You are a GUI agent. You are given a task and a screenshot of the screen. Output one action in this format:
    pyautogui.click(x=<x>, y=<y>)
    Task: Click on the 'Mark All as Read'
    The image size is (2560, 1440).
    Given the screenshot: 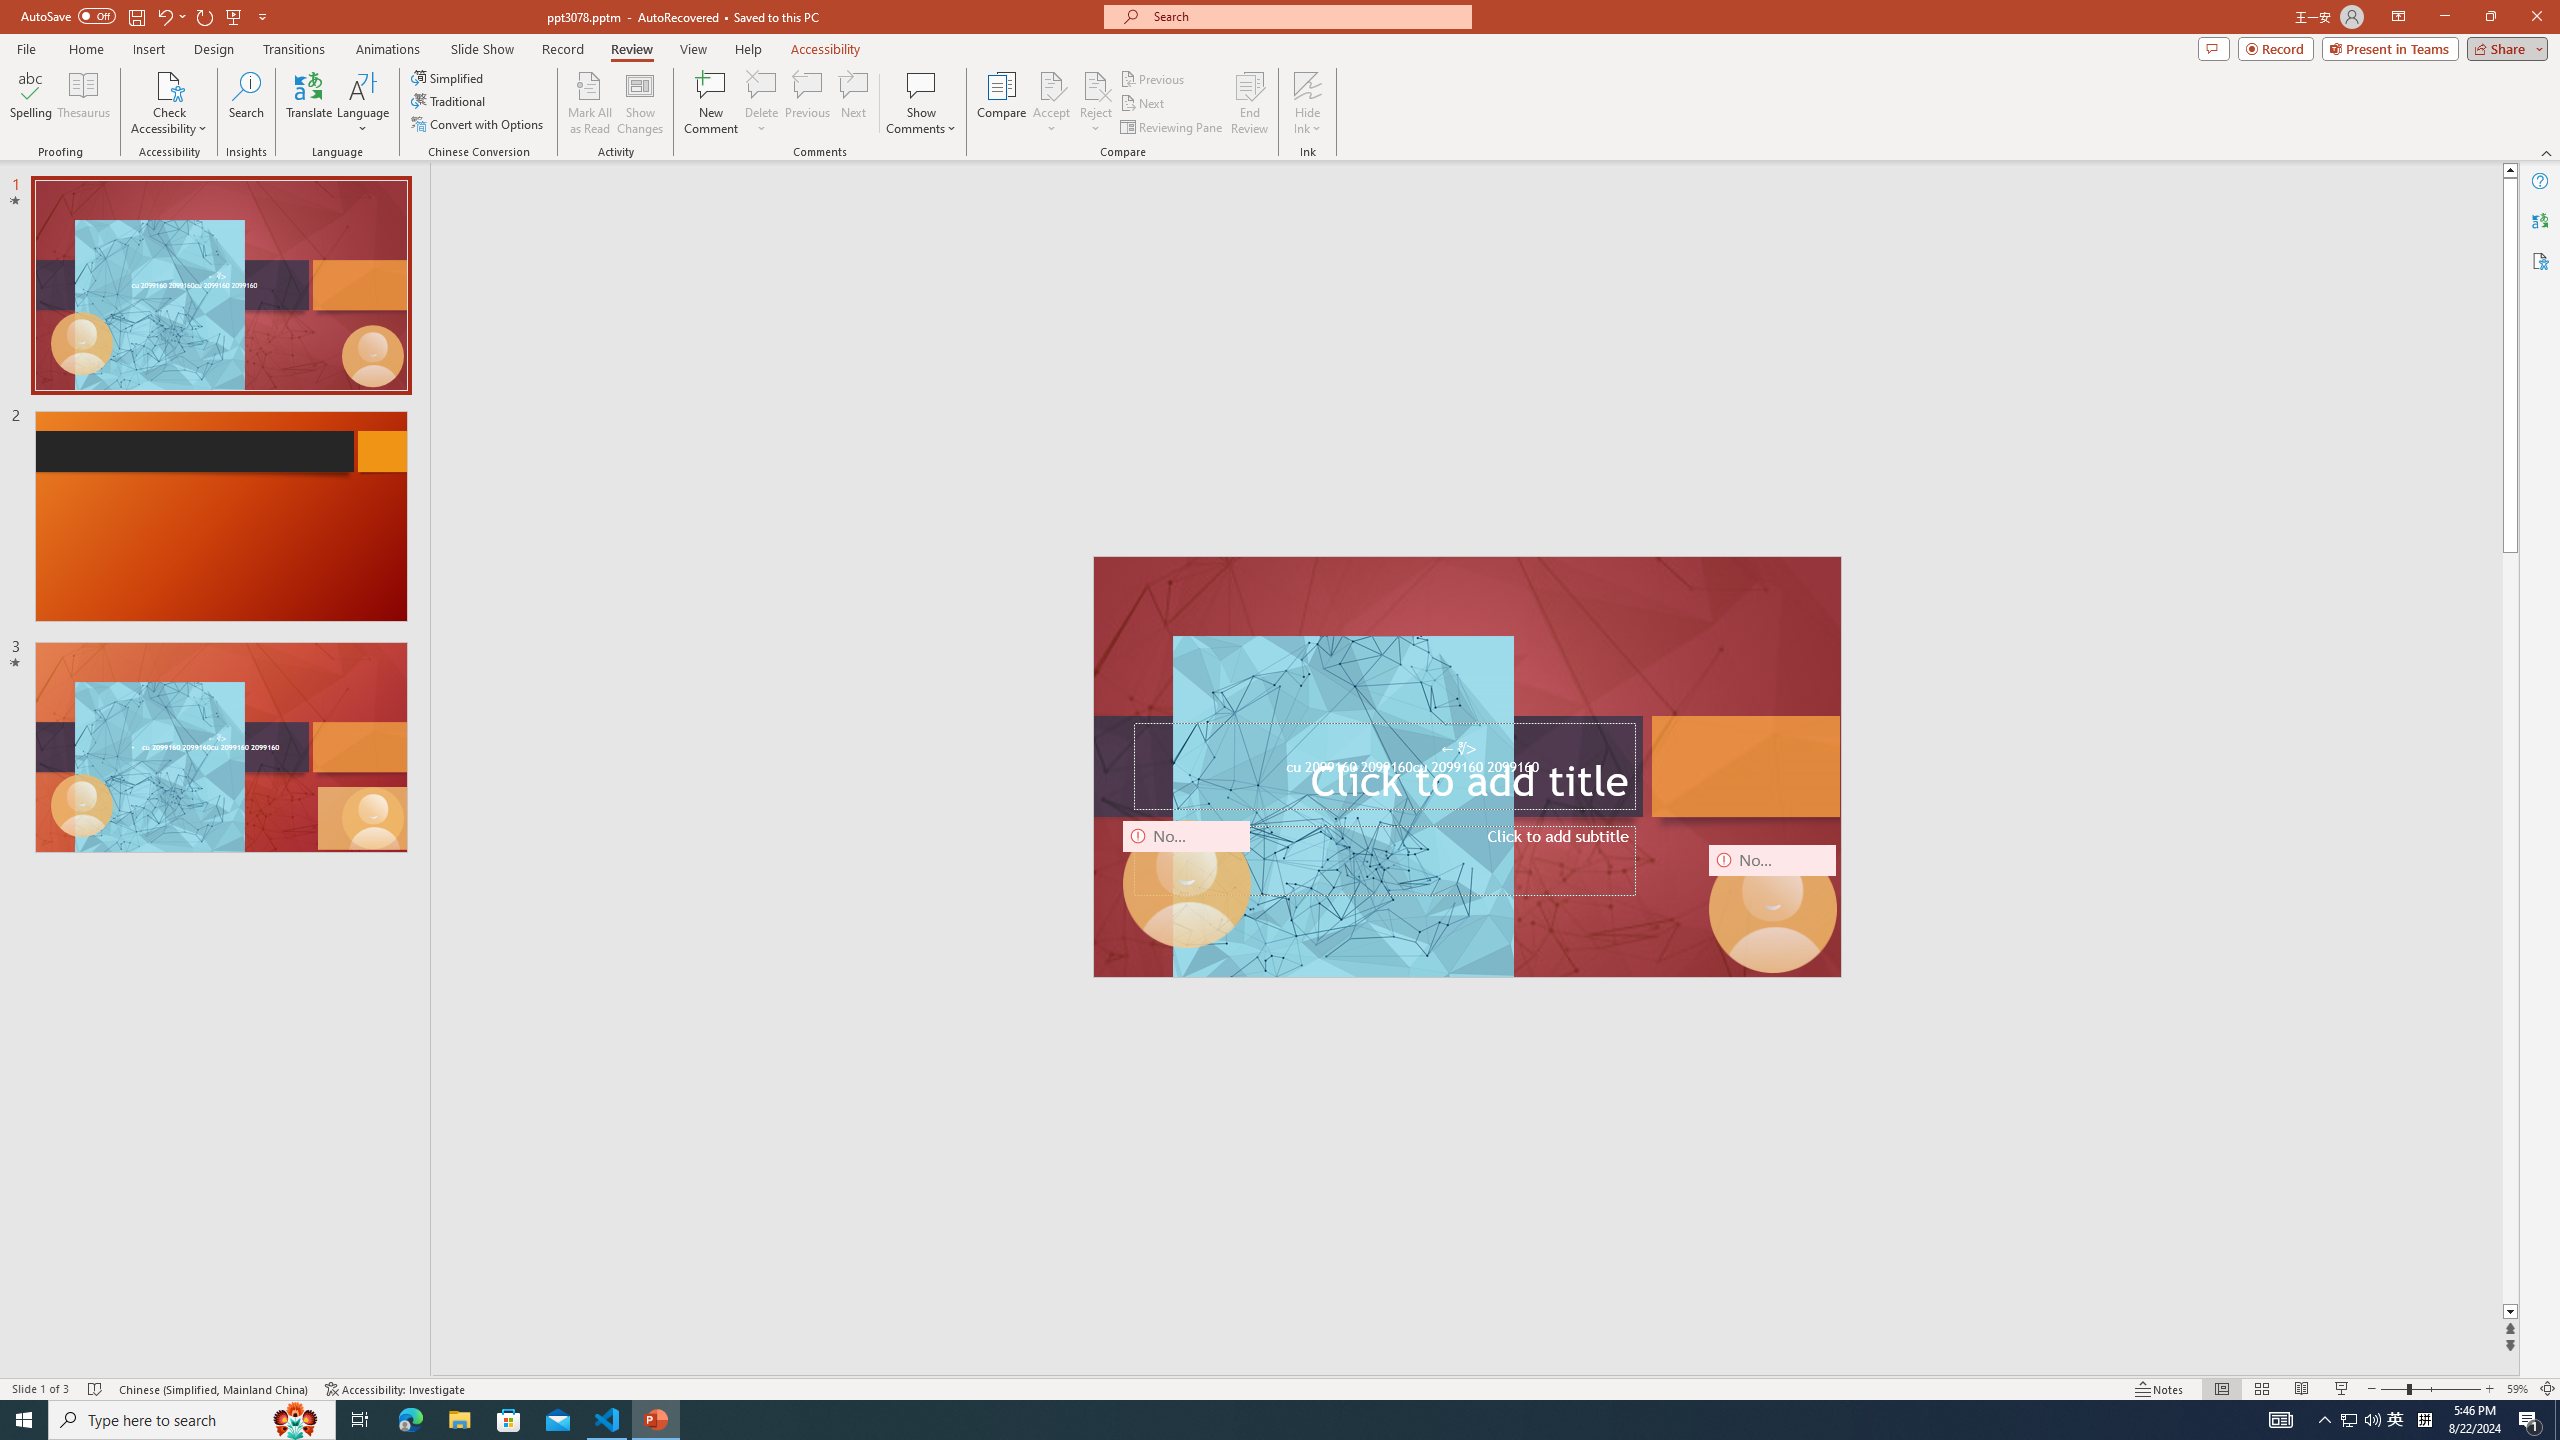 What is the action you would take?
    pyautogui.click(x=590, y=103)
    